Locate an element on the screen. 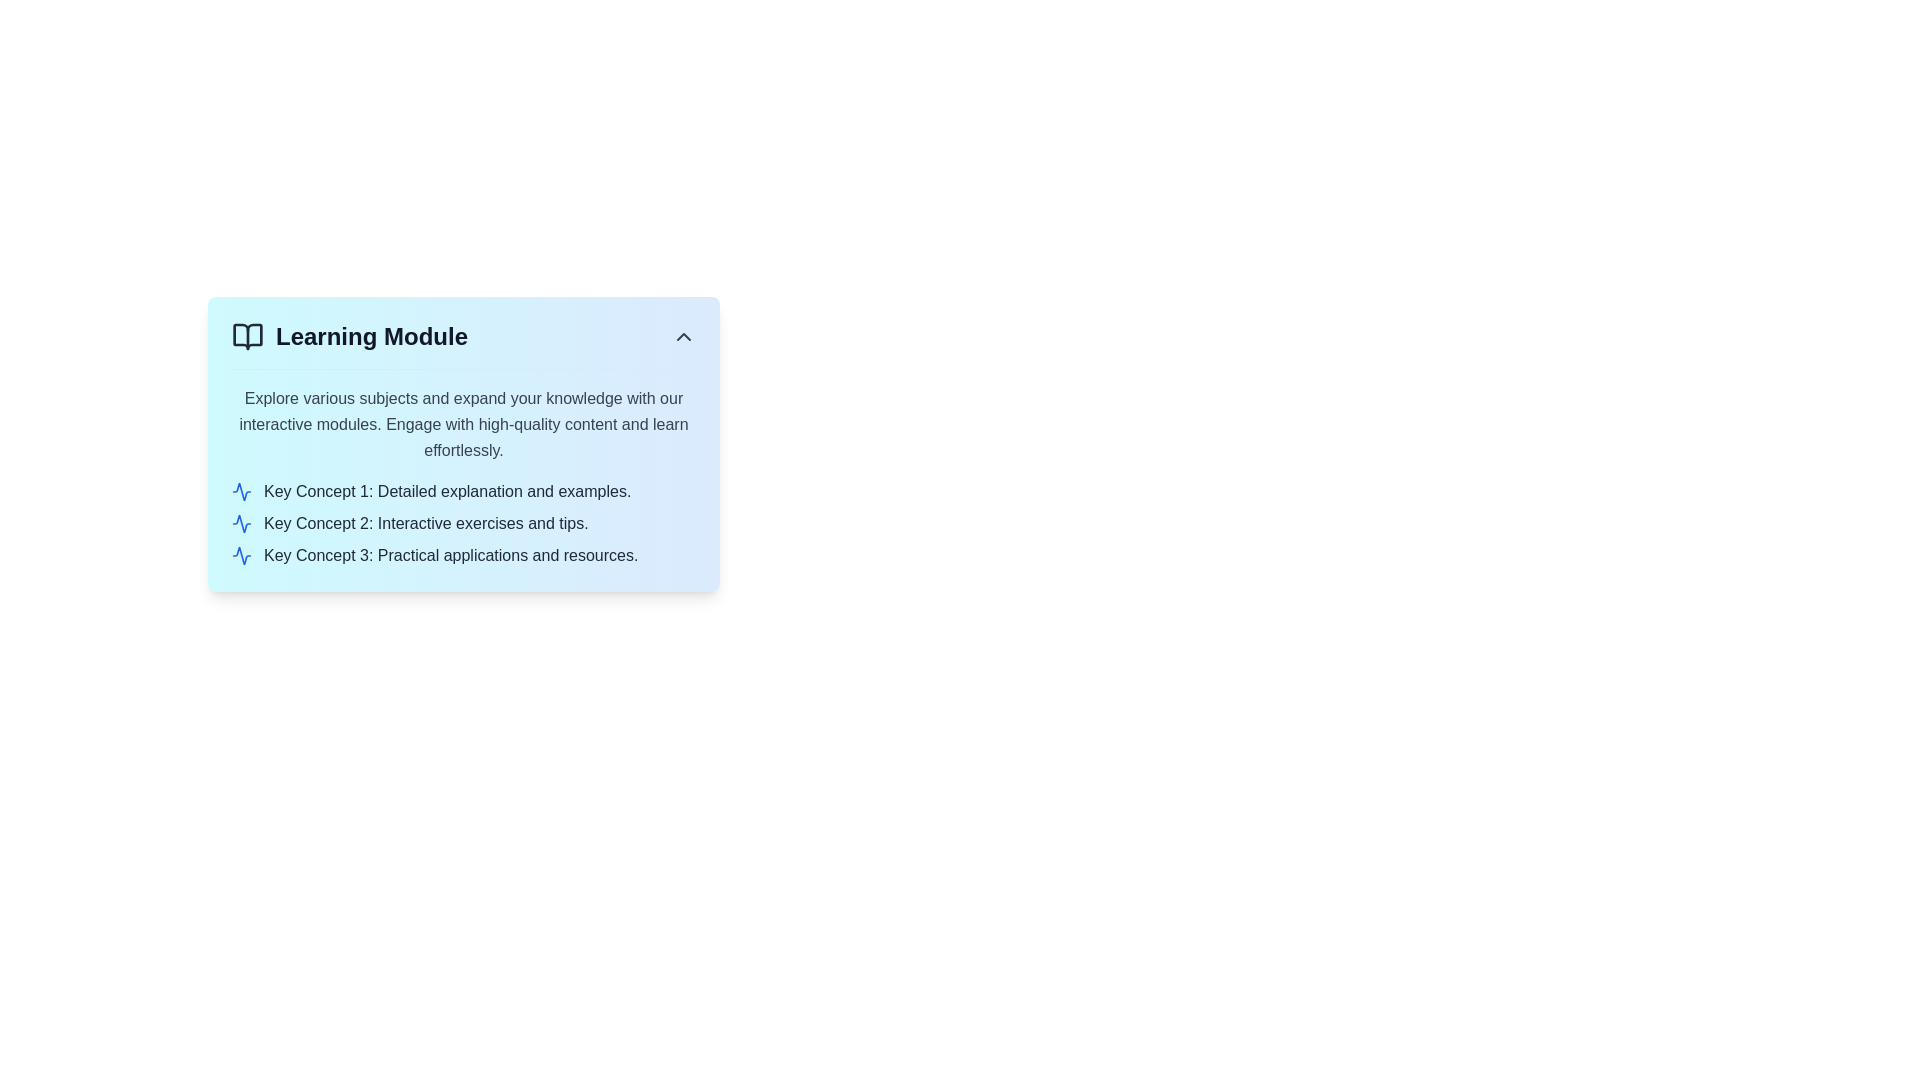 The width and height of the screenshot is (1920, 1080). the icon that serves as a visual indicator for 'Key Concept 2' in the Learning Module, positioned before the text 'Key Concept 2: Interactive exercises and tips.' is located at coordinates (240, 523).